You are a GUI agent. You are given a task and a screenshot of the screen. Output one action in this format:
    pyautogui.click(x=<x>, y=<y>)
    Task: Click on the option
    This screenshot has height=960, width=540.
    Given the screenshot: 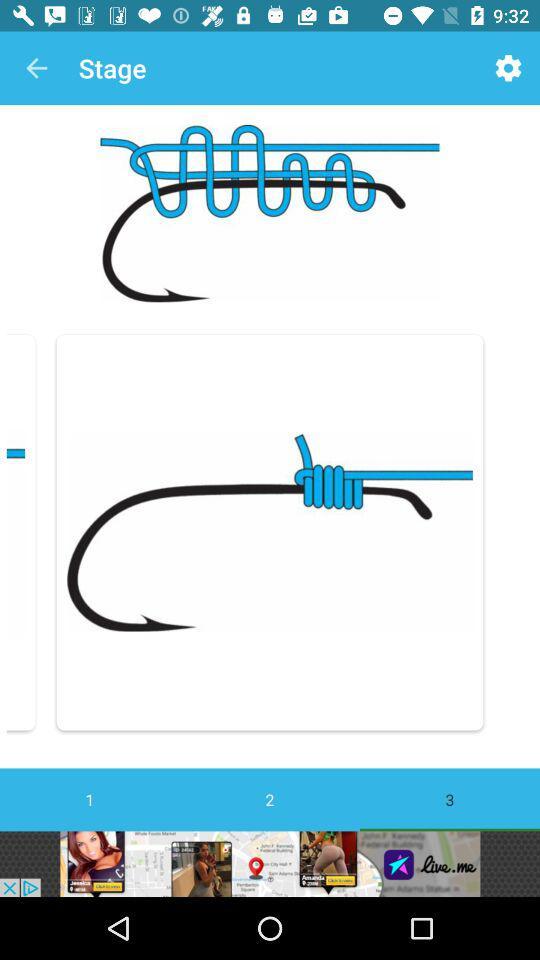 What is the action you would take?
    pyautogui.click(x=270, y=863)
    